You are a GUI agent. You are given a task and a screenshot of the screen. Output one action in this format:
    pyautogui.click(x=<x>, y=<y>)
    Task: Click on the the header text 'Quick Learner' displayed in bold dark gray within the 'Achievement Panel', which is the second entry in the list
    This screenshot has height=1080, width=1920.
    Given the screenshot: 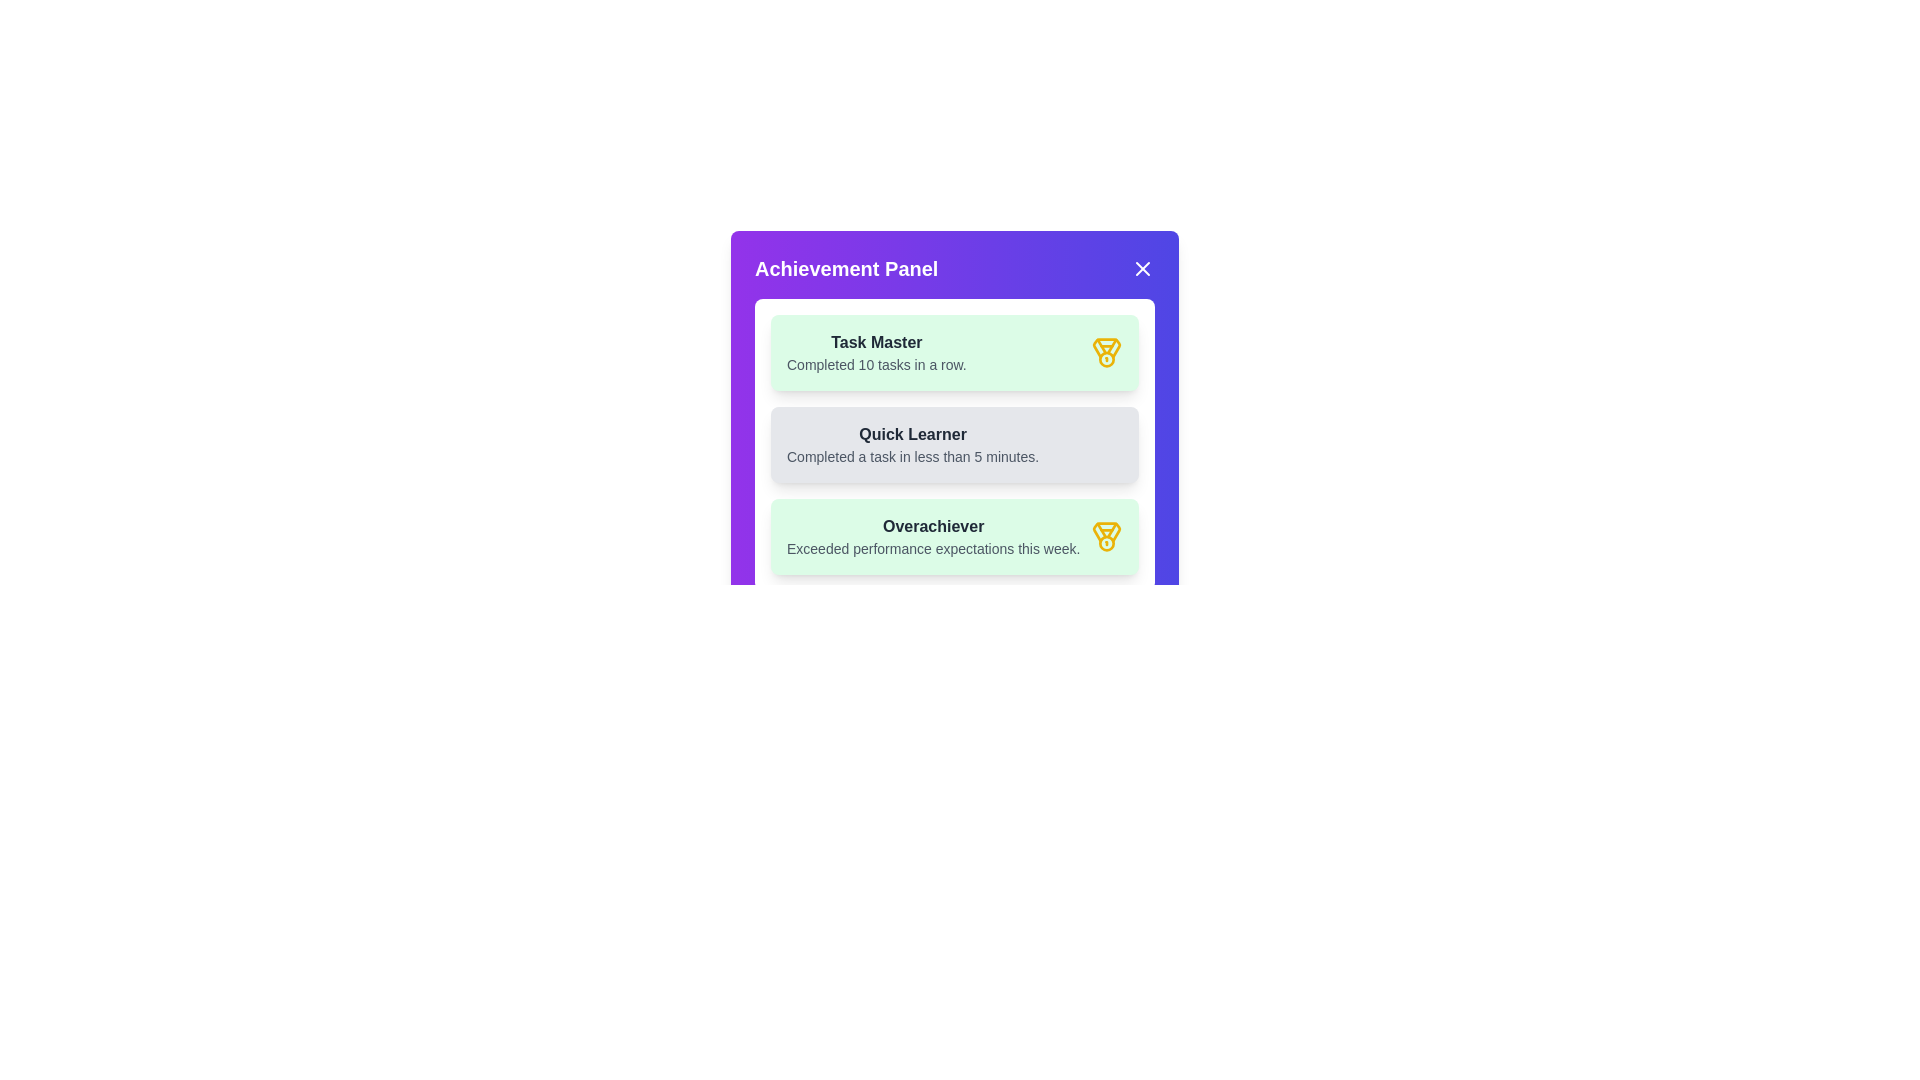 What is the action you would take?
    pyautogui.click(x=912, y=434)
    